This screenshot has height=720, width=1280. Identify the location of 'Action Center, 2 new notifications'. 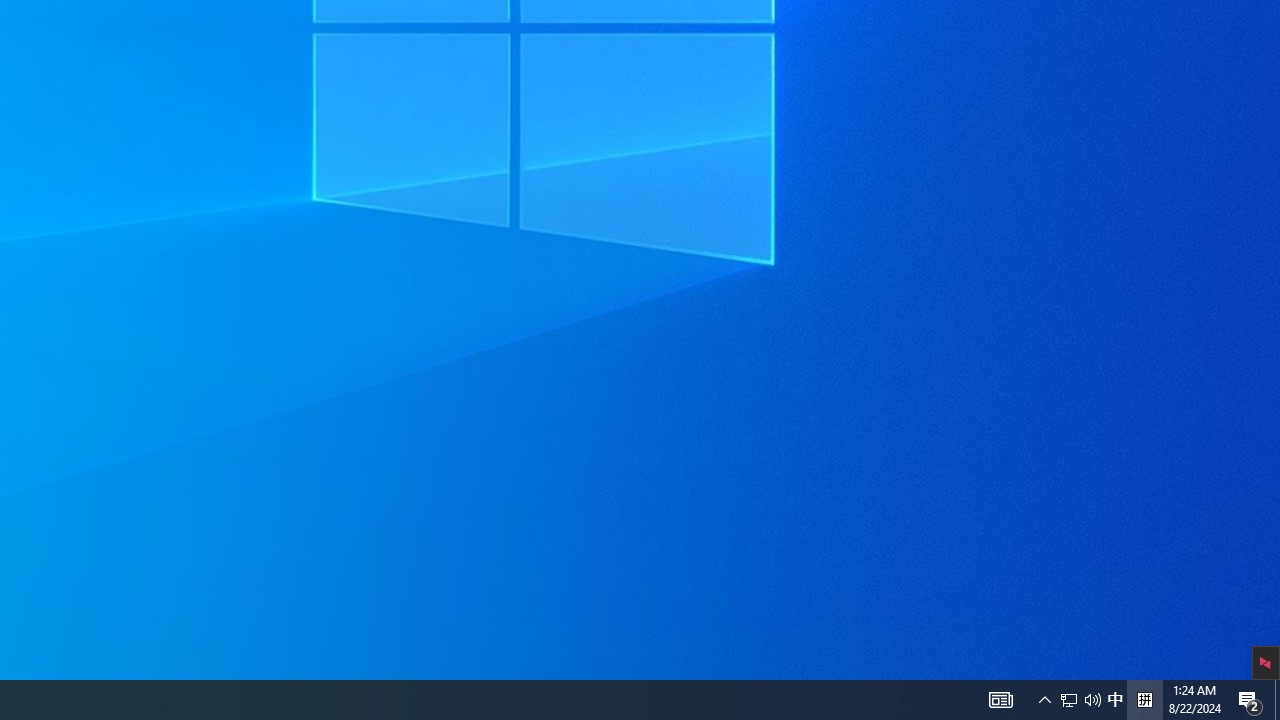
(1250, 698).